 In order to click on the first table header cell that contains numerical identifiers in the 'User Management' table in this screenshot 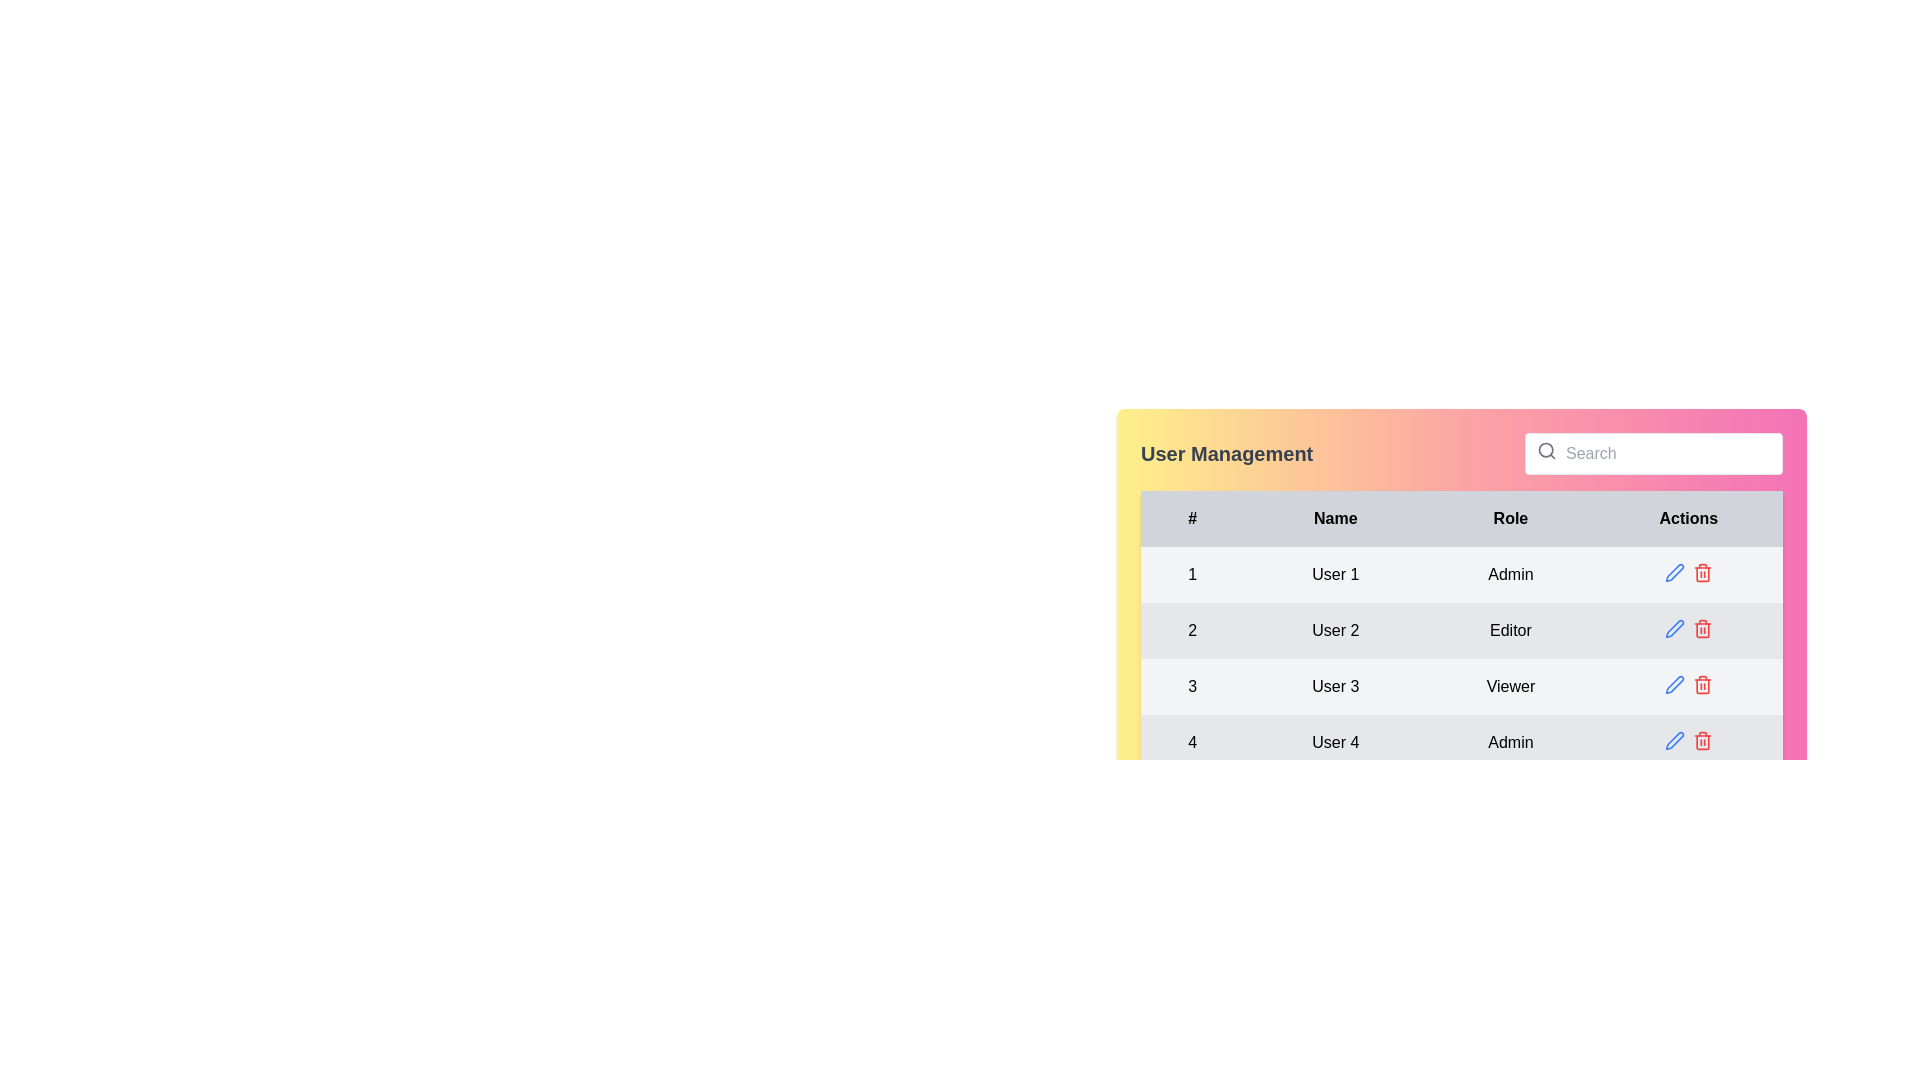, I will do `click(1192, 518)`.